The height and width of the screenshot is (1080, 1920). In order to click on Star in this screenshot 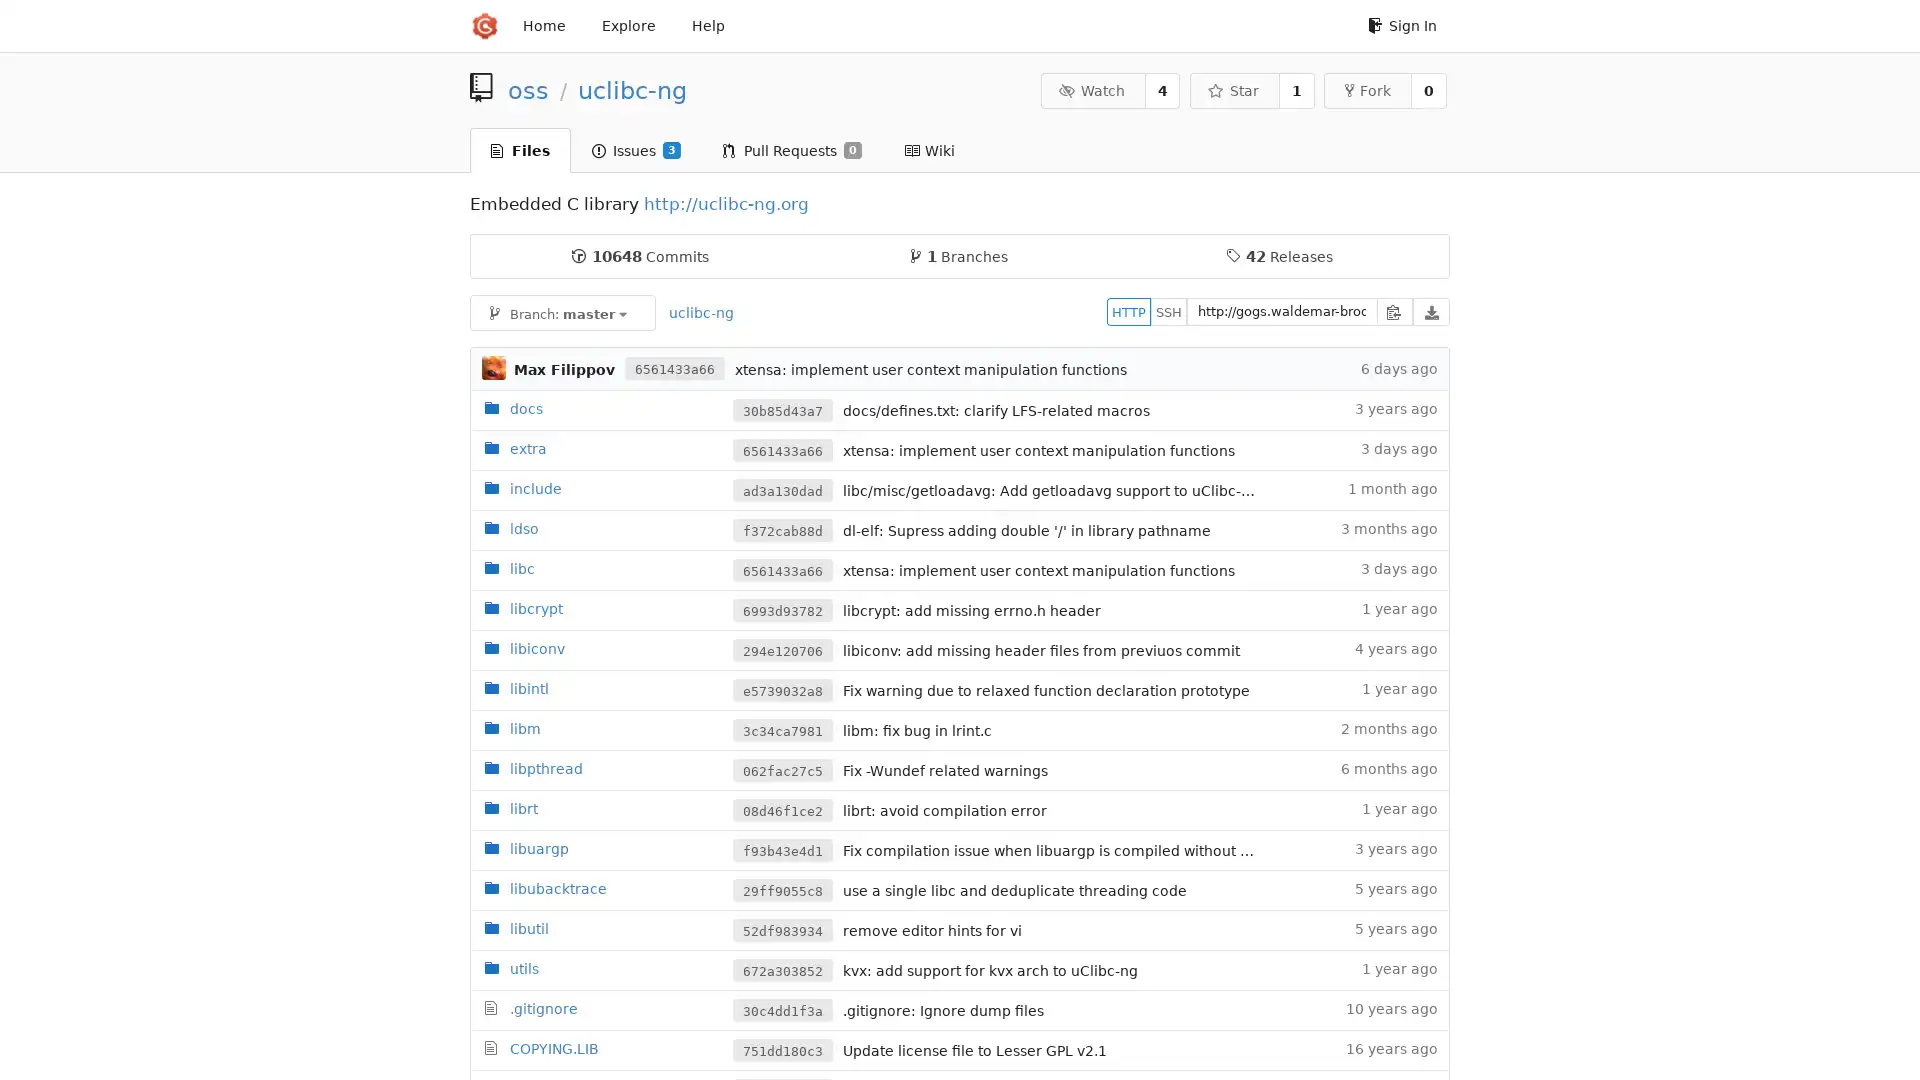, I will do `click(1233, 91)`.